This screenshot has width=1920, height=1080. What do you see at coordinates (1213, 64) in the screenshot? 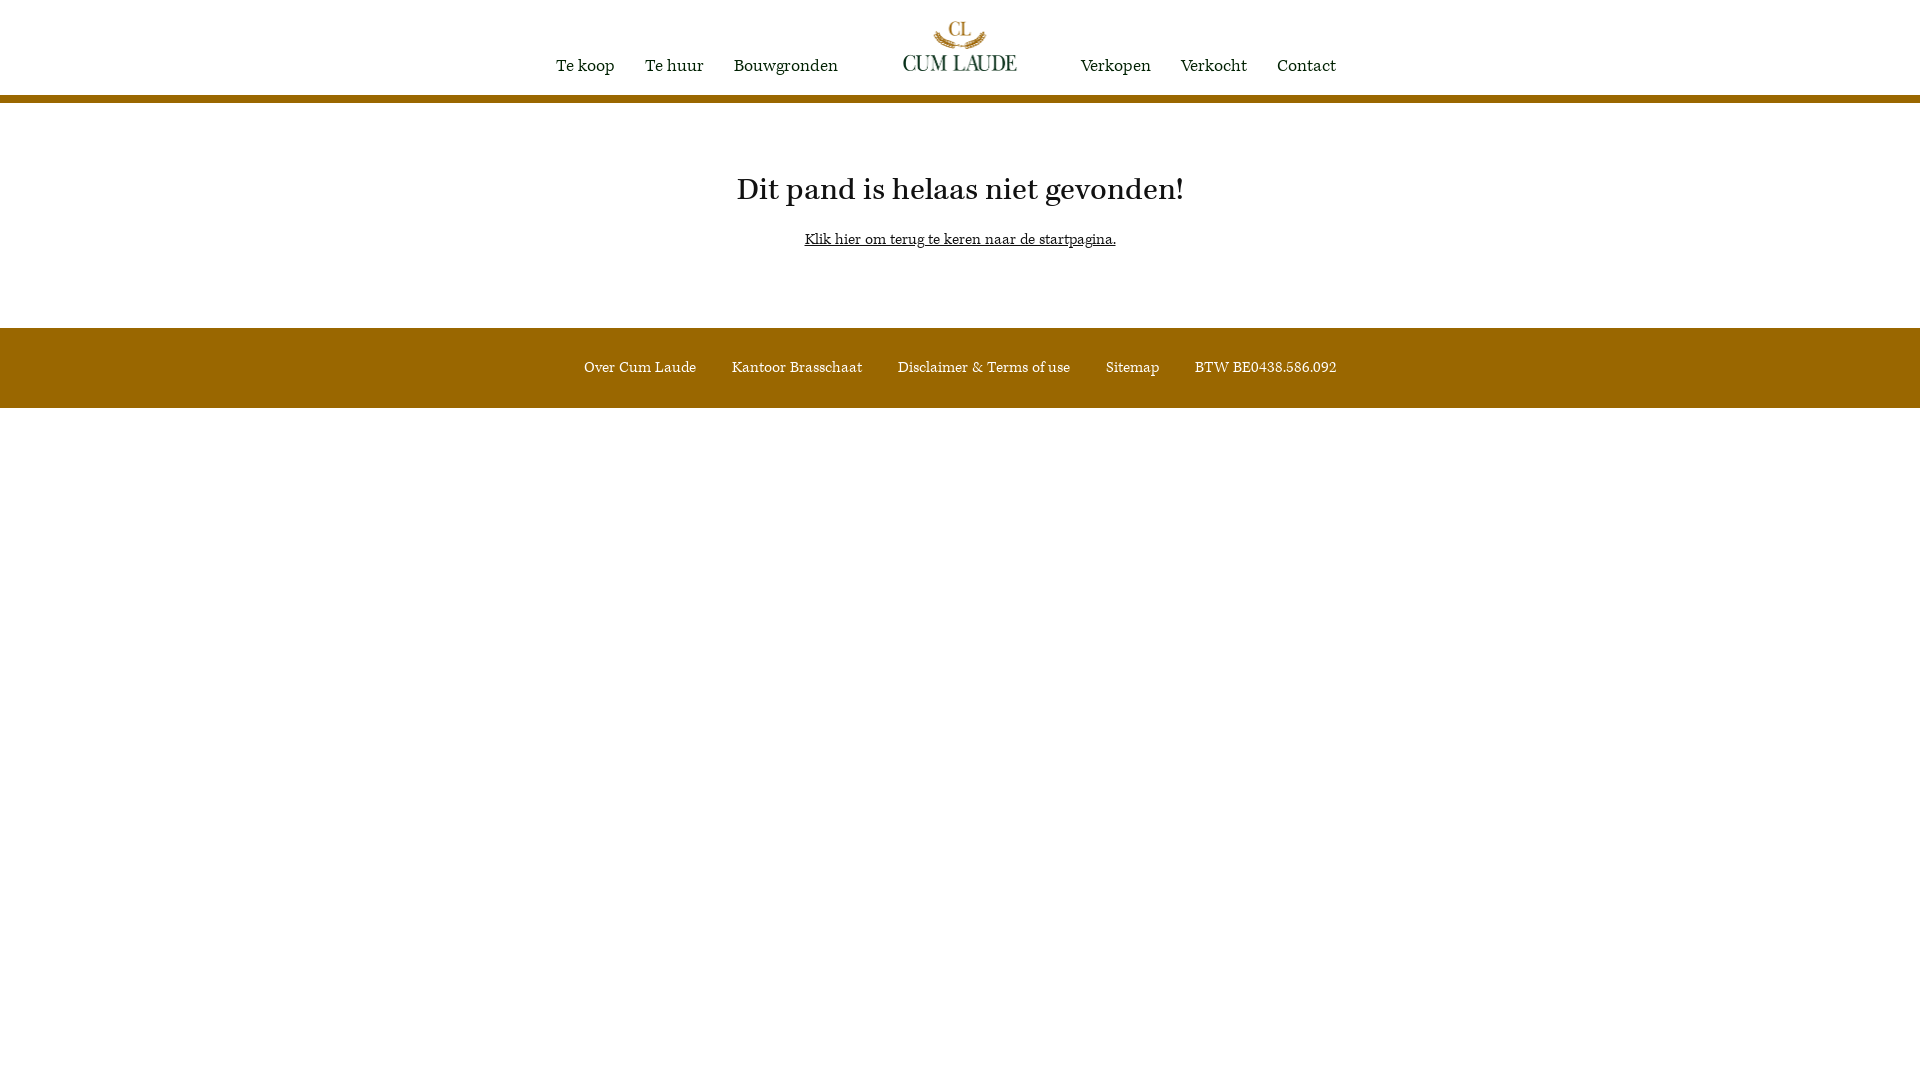
I see `'Verkocht'` at bounding box center [1213, 64].